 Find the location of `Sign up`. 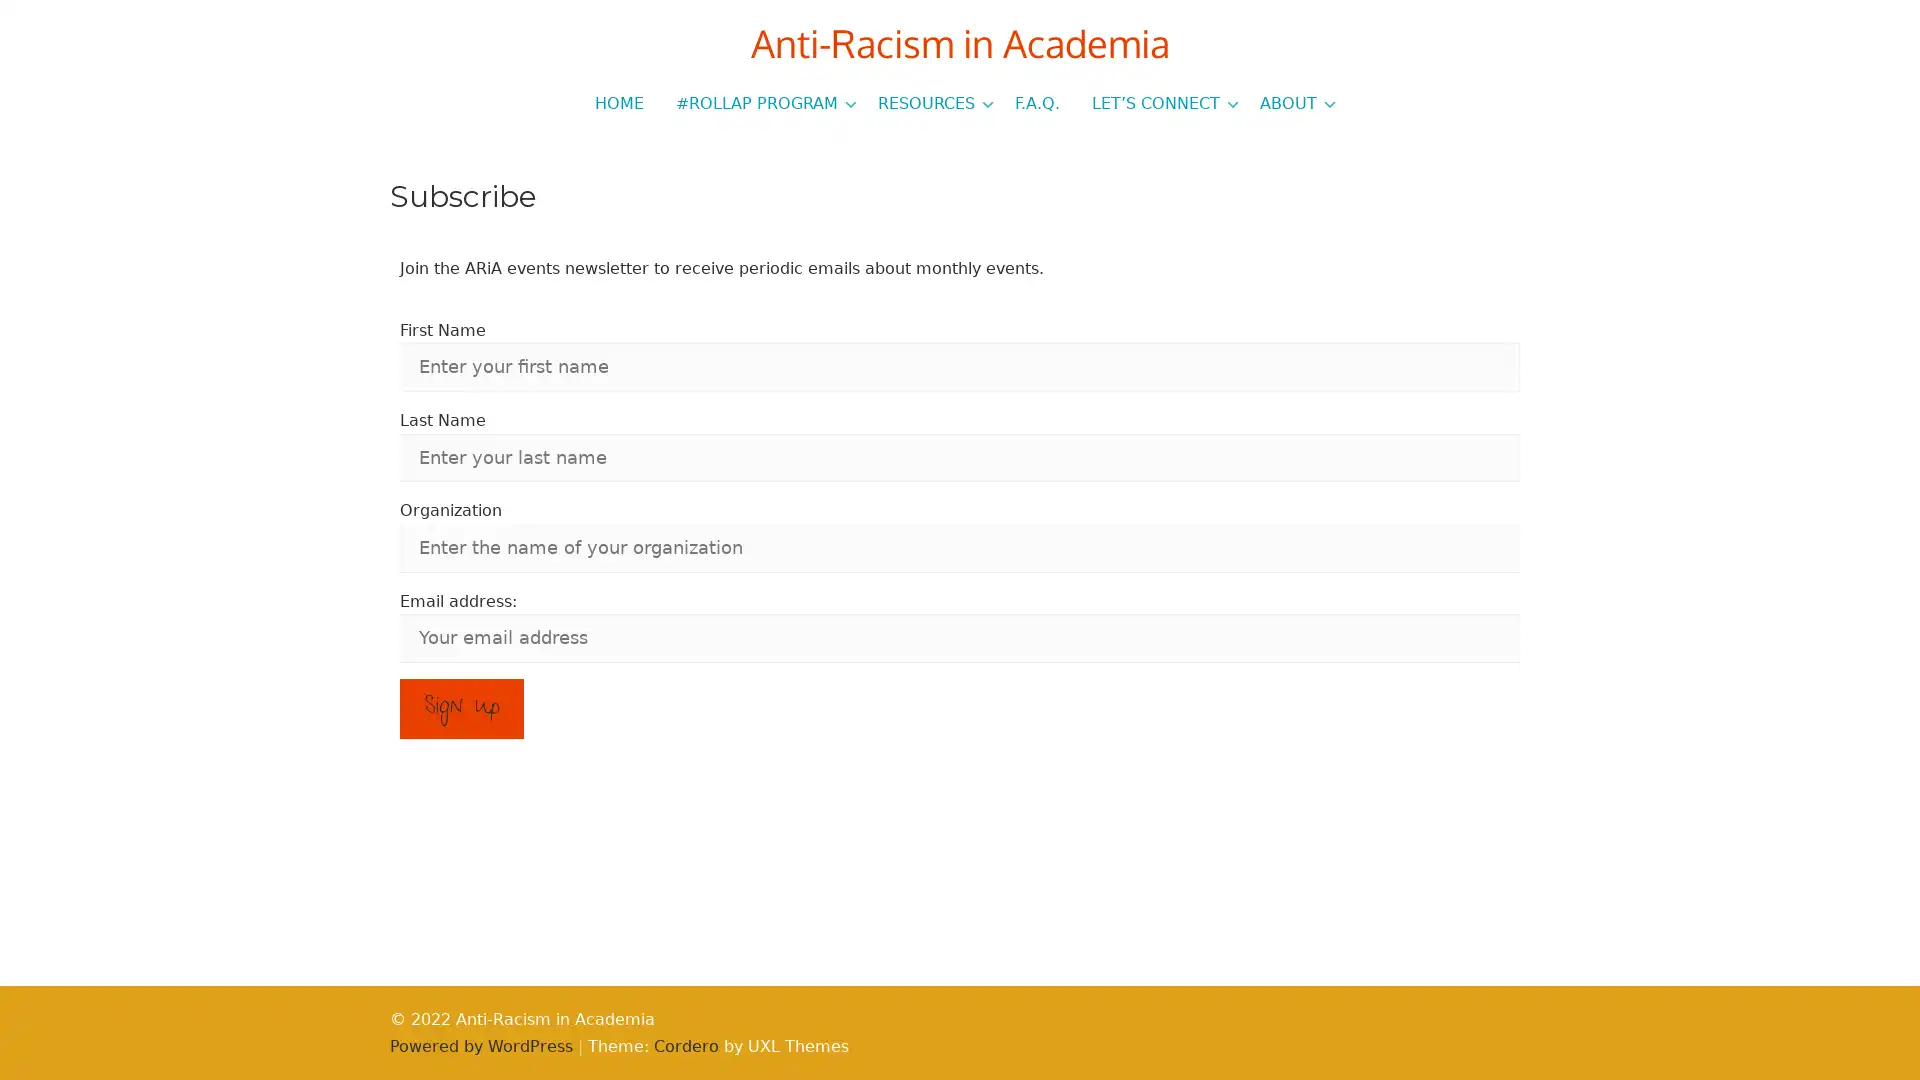

Sign up is located at coordinates (460, 708).